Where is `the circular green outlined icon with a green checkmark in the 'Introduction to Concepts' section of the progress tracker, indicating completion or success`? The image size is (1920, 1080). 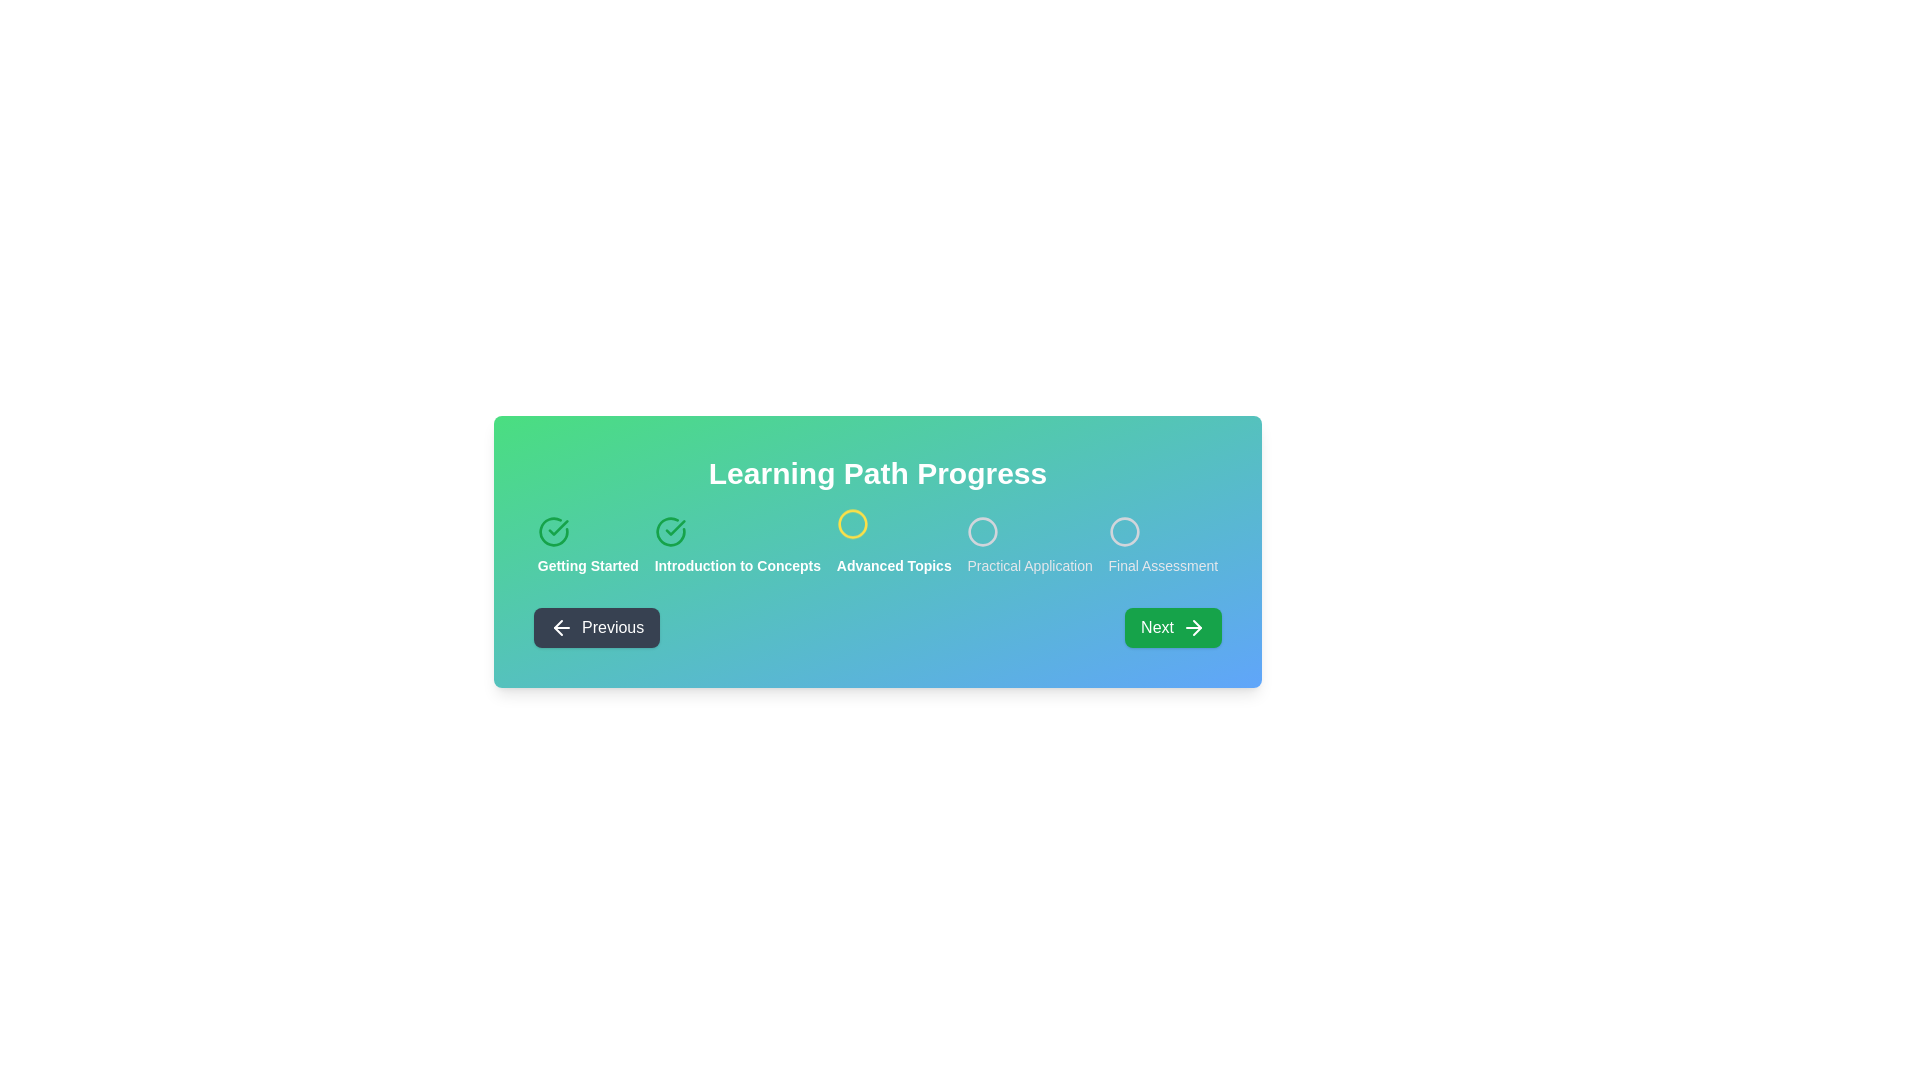 the circular green outlined icon with a green checkmark in the 'Introduction to Concepts' section of the progress tracker, indicating completion or success is located at coordinates (670, 531).